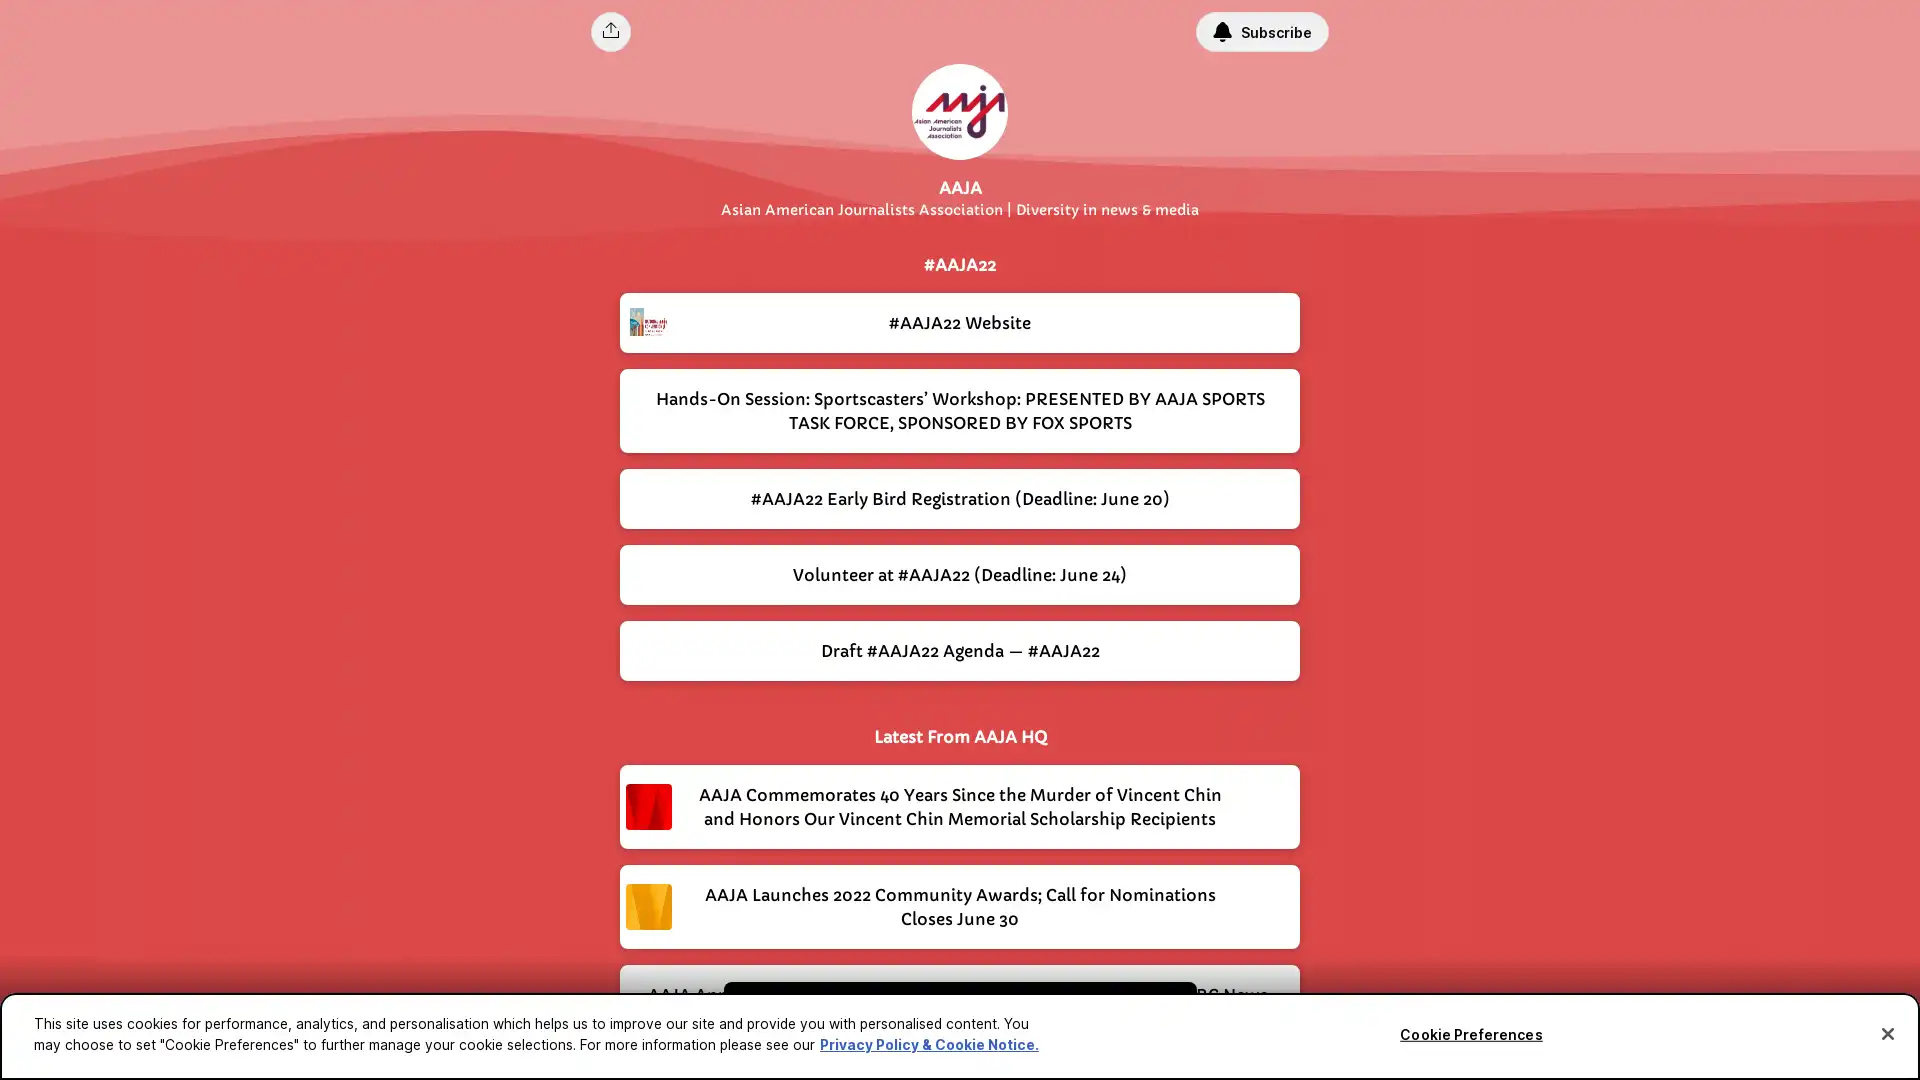 The width and height of the screenshot is (1920, 1080). I want to click on Cookie Preferences, so click(1470, 1034).